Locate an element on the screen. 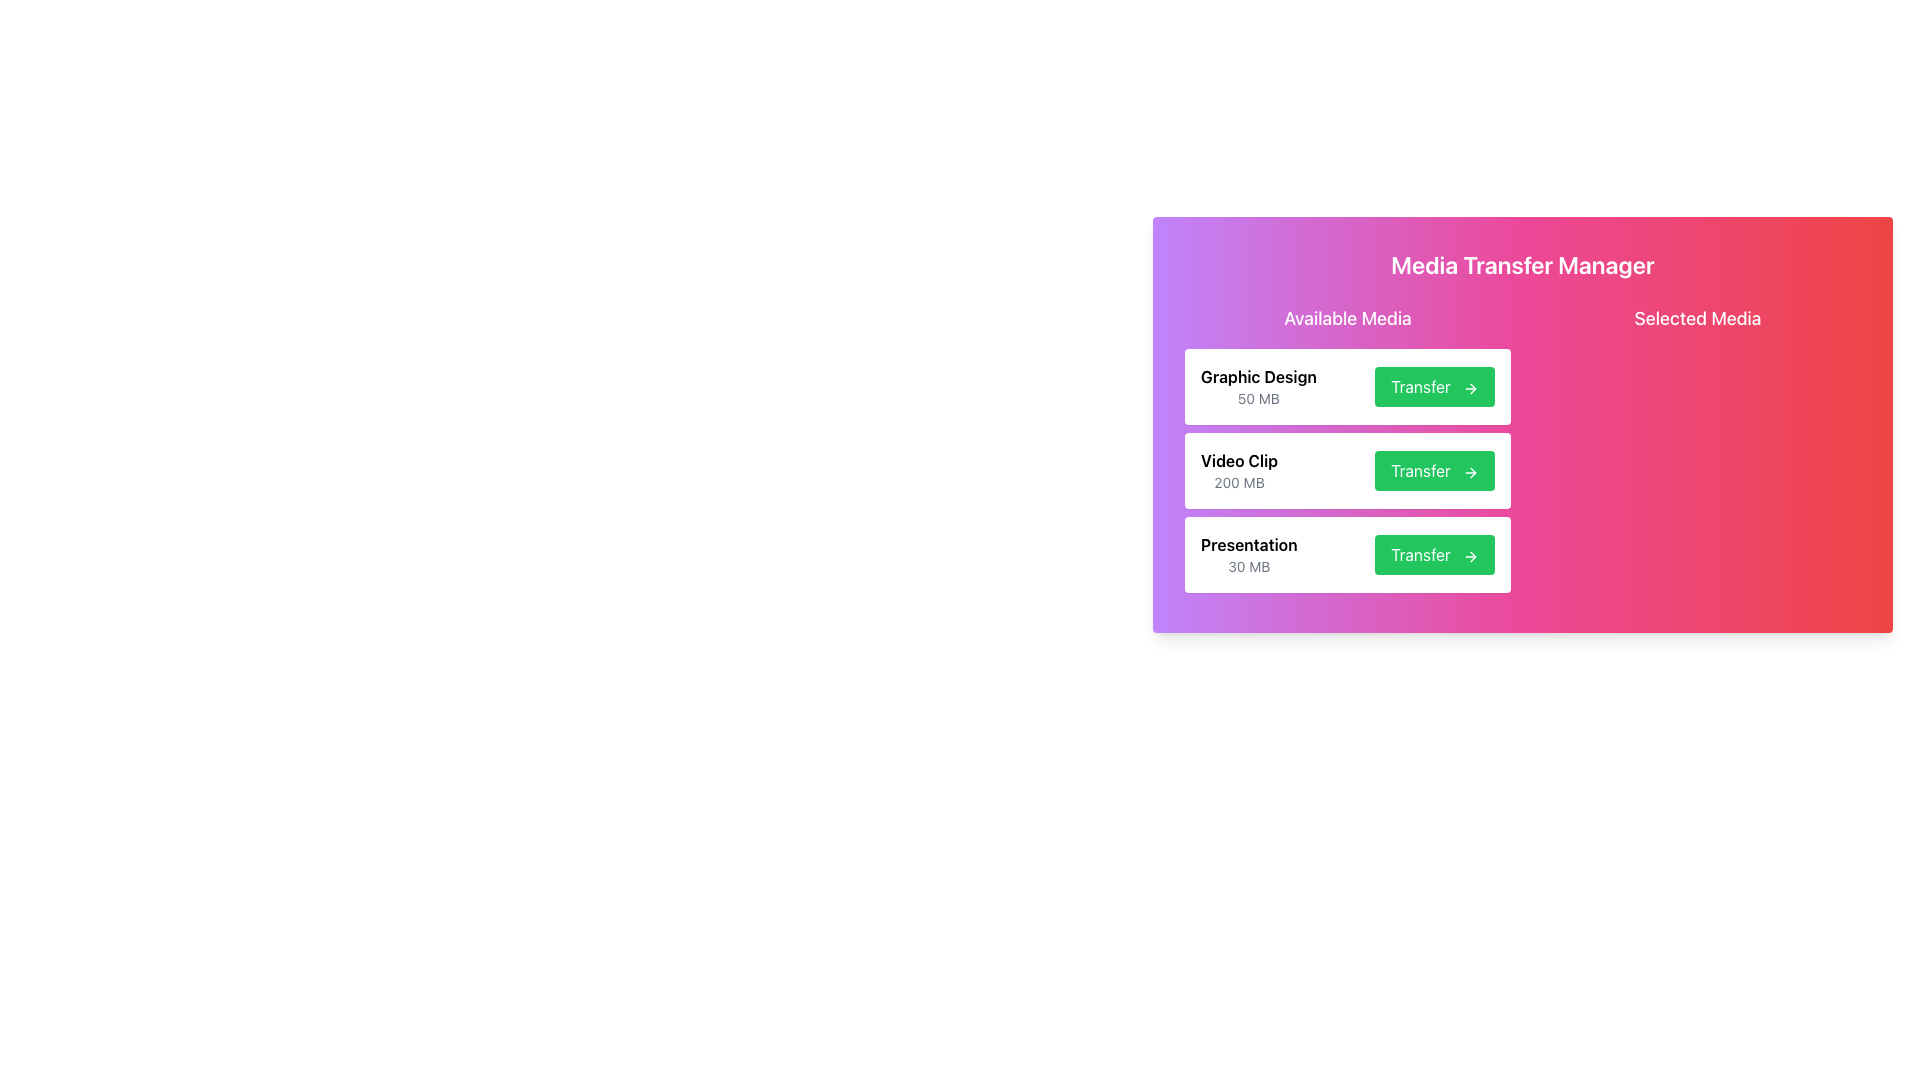 This screenshot has width=1920, height=1080. the 'Transfer' button located in the lower section of the 'Available Media' list in the 'Media Transfer Manager' interface to initiate the file transfer is located at coordinates (1348, 555).